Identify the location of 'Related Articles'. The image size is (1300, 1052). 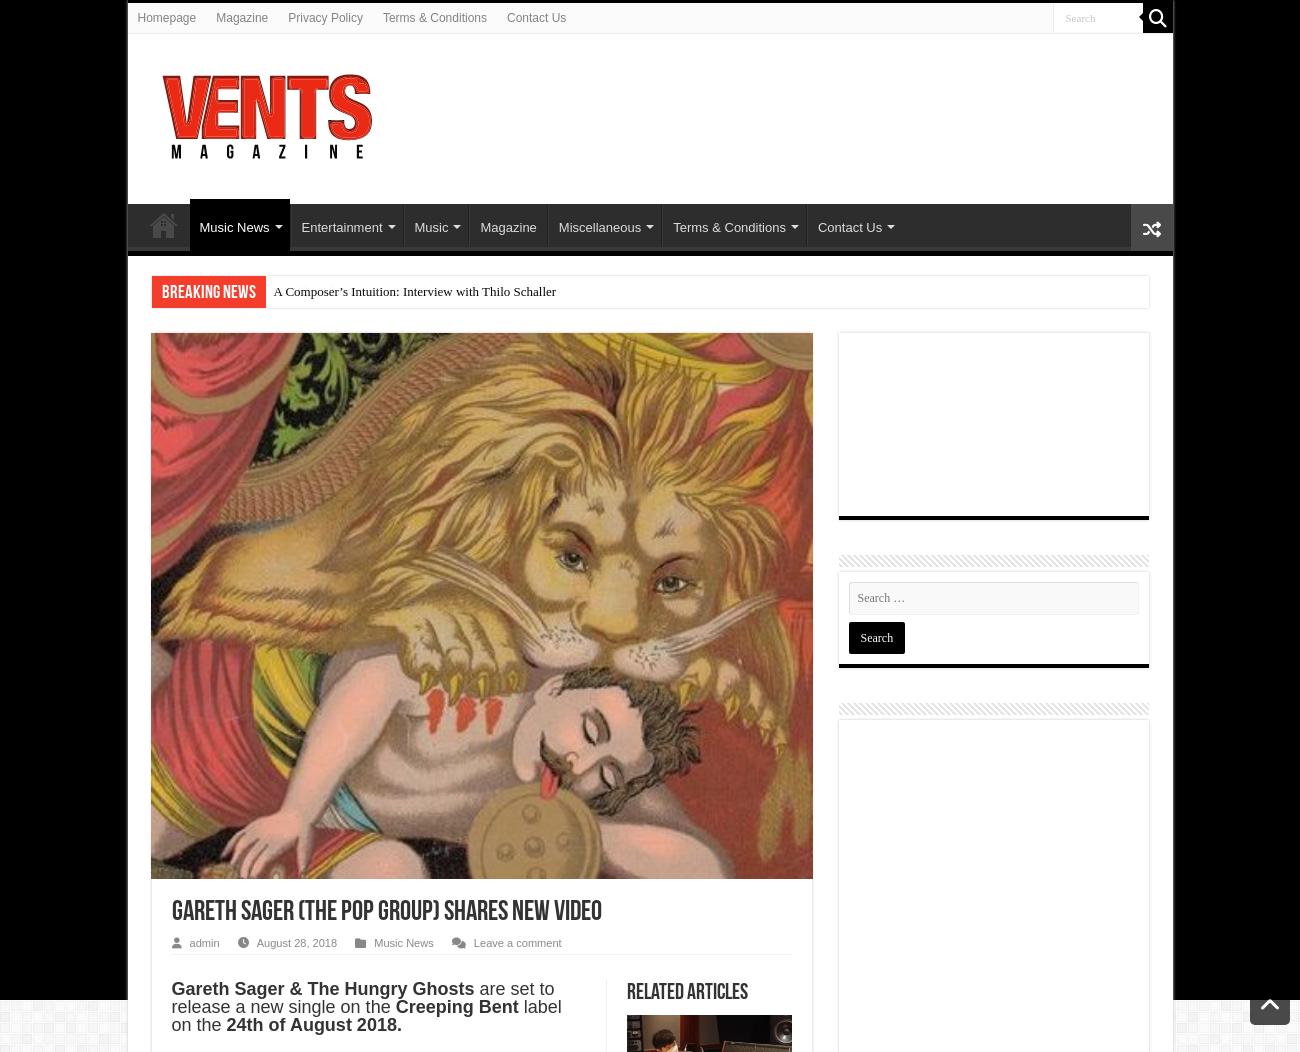
(685, 993).